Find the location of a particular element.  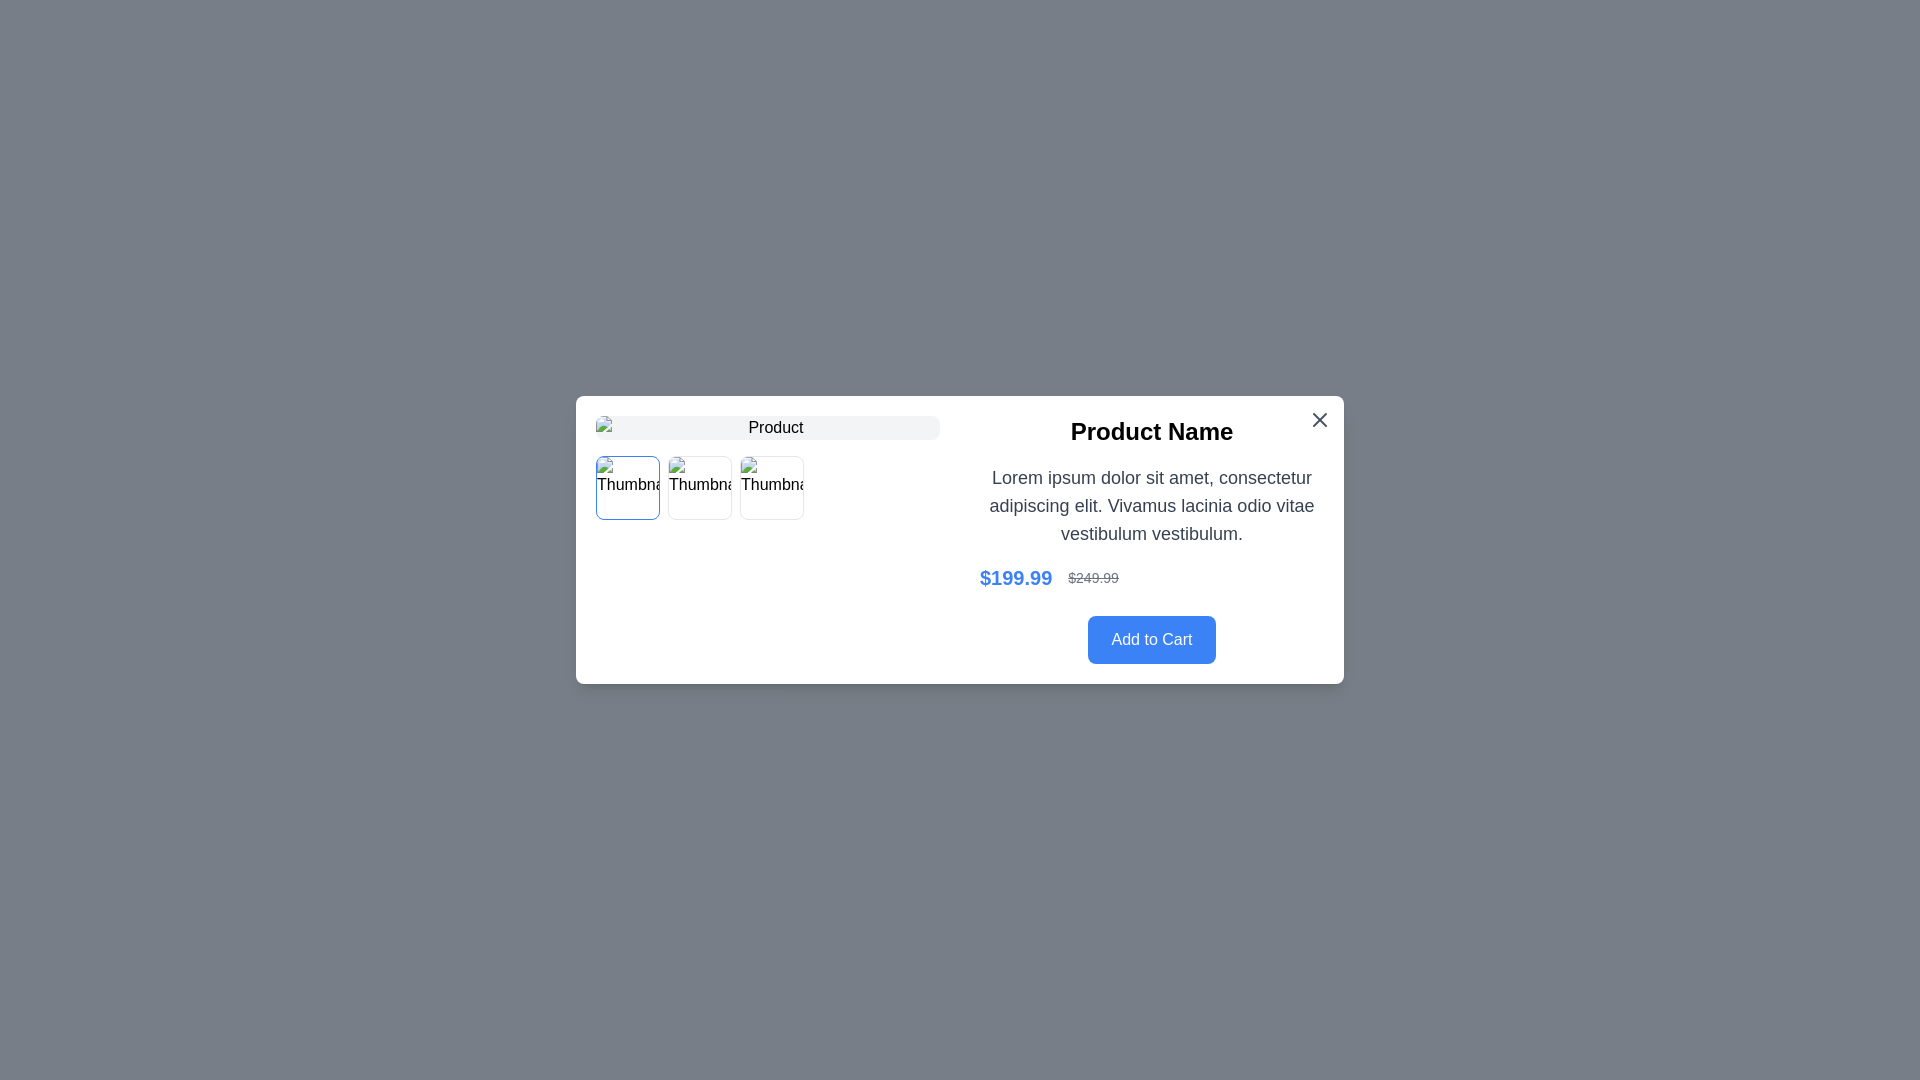

the first square thumbnail image with a rounded blue border is located at coordinates (627, 488).